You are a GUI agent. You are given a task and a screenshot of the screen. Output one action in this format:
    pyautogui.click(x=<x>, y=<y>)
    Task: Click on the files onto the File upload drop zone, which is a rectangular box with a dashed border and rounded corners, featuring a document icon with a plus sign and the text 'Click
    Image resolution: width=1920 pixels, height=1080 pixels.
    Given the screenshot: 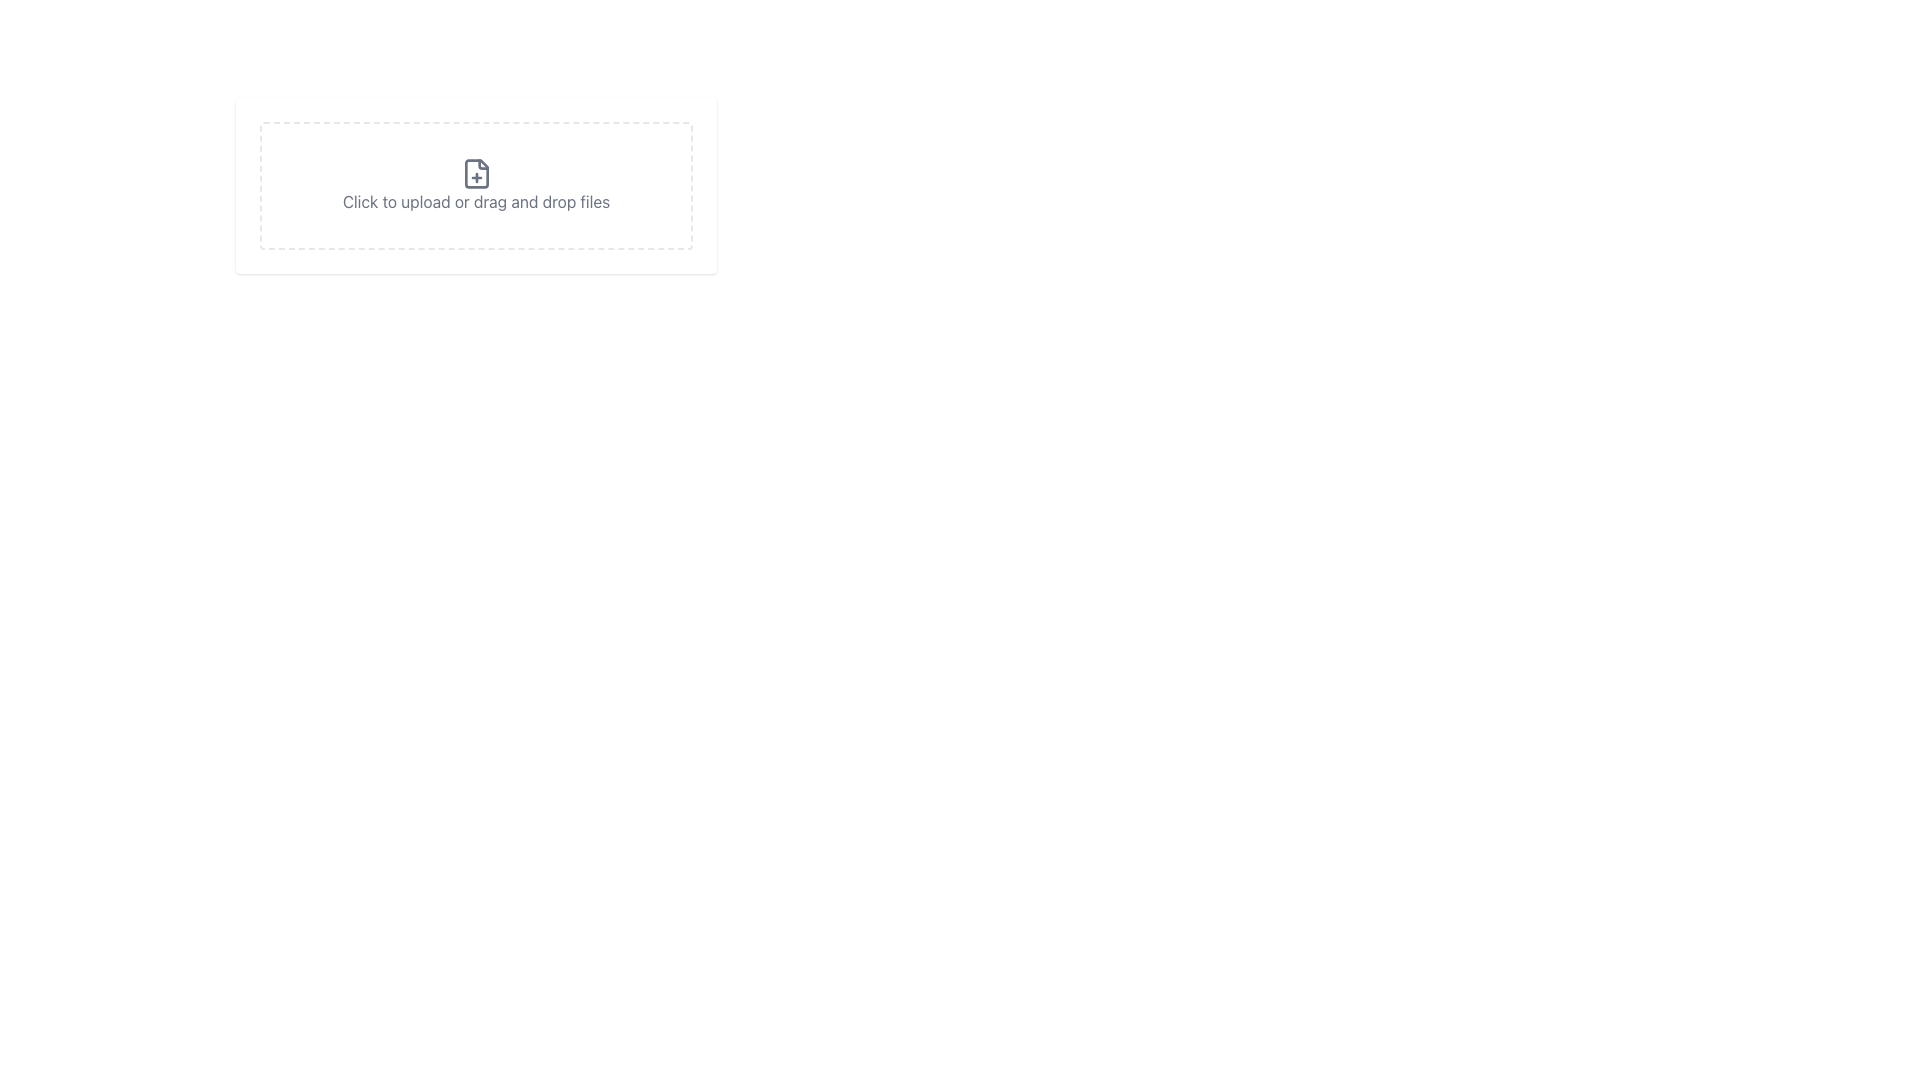 What is the action you would take?
    pyautogui.click(x=475, y=185)
    